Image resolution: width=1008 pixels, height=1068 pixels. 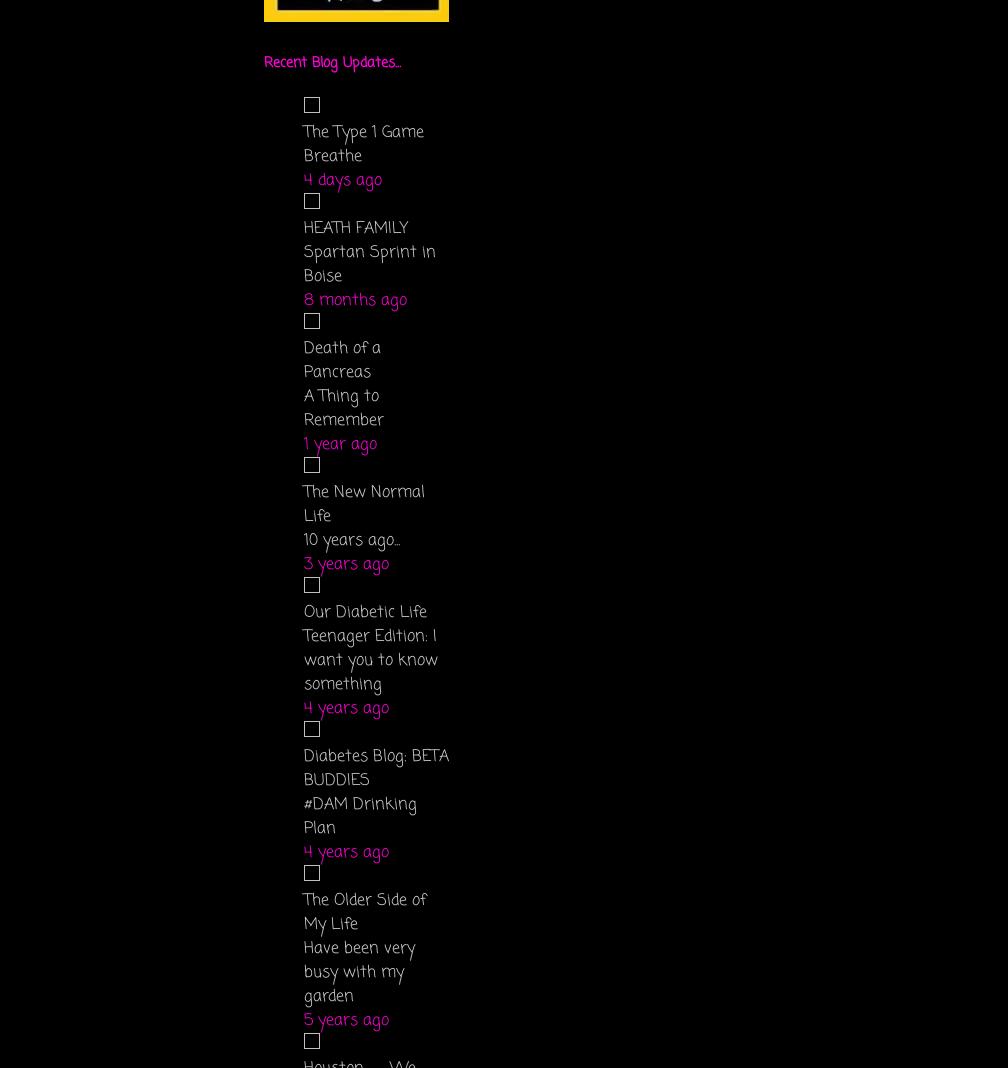 I want to click on 'A Thing to Remember', so click(x=344, y=409).